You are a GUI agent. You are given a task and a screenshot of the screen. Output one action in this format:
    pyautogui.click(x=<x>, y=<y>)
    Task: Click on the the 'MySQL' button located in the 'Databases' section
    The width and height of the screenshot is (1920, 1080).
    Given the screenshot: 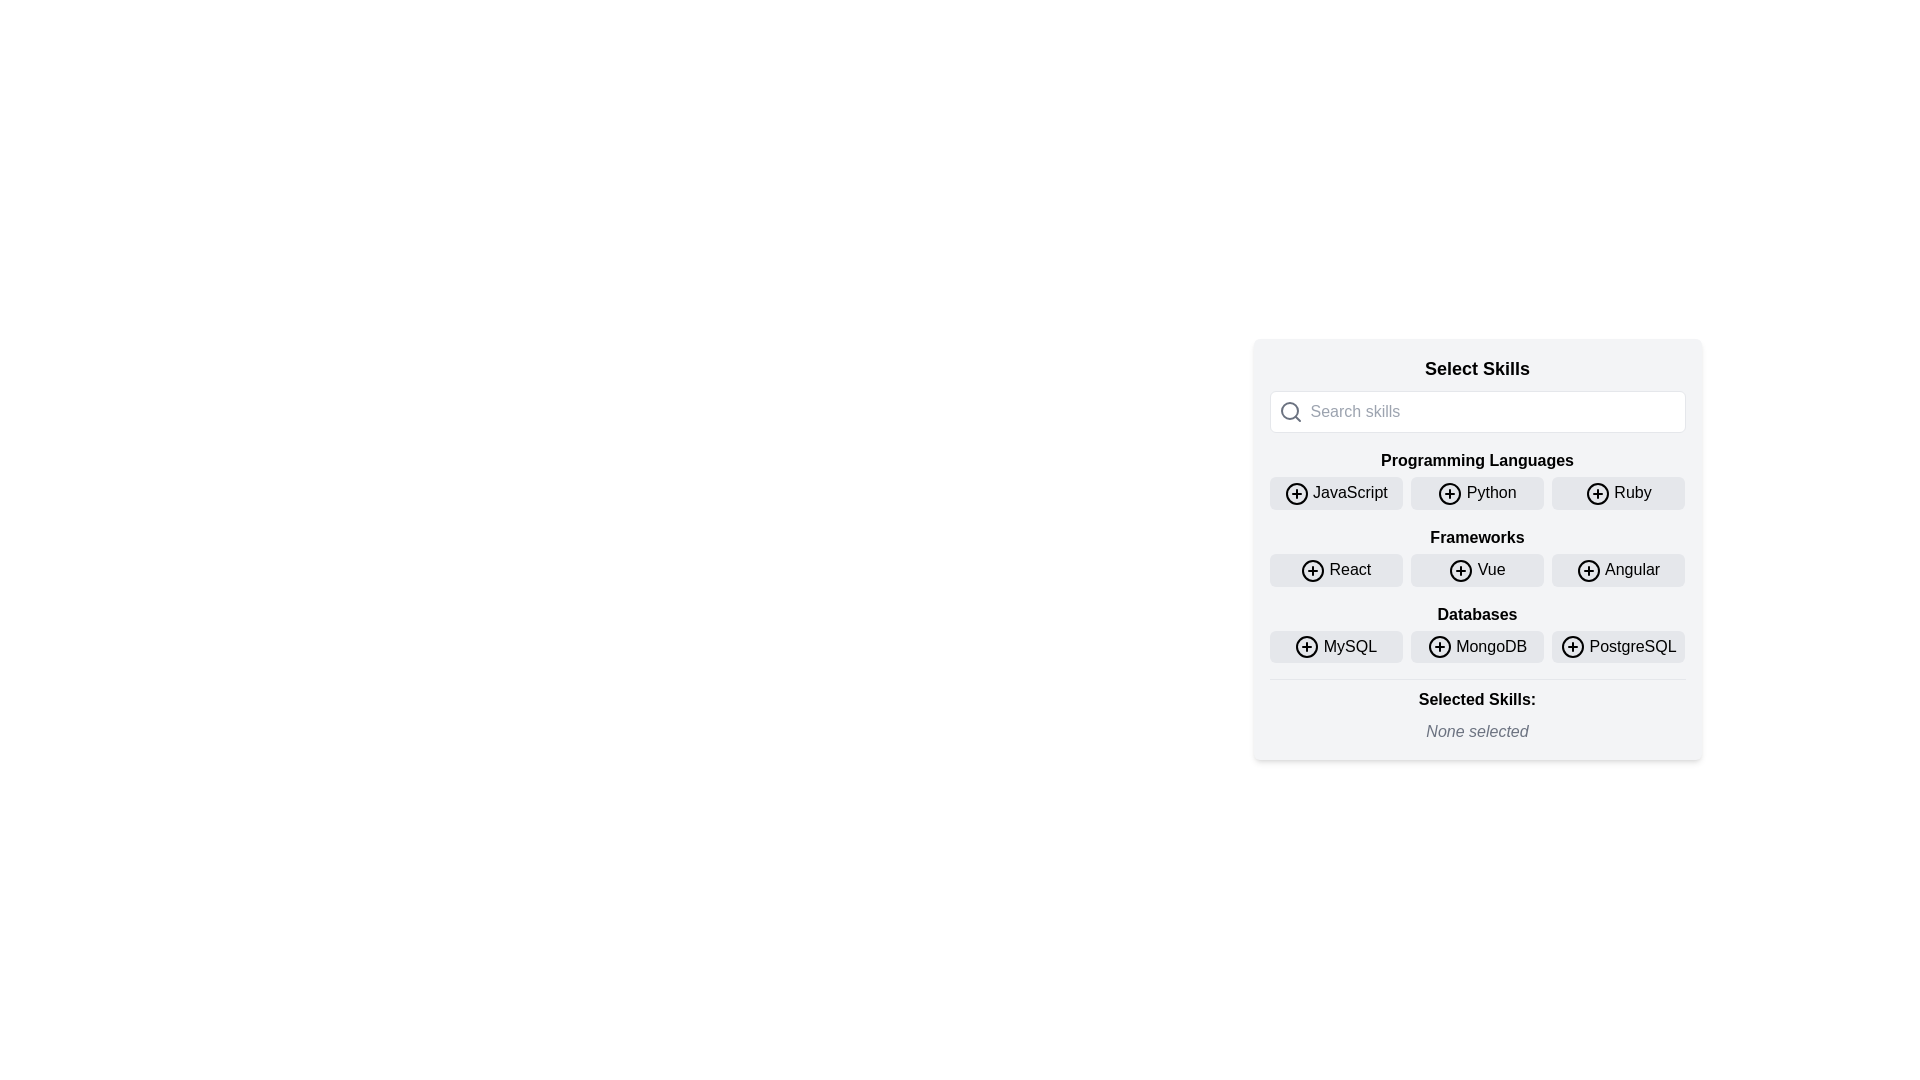 What is the action you would take?
    pyautogui.click(x=1336, y=646)
    